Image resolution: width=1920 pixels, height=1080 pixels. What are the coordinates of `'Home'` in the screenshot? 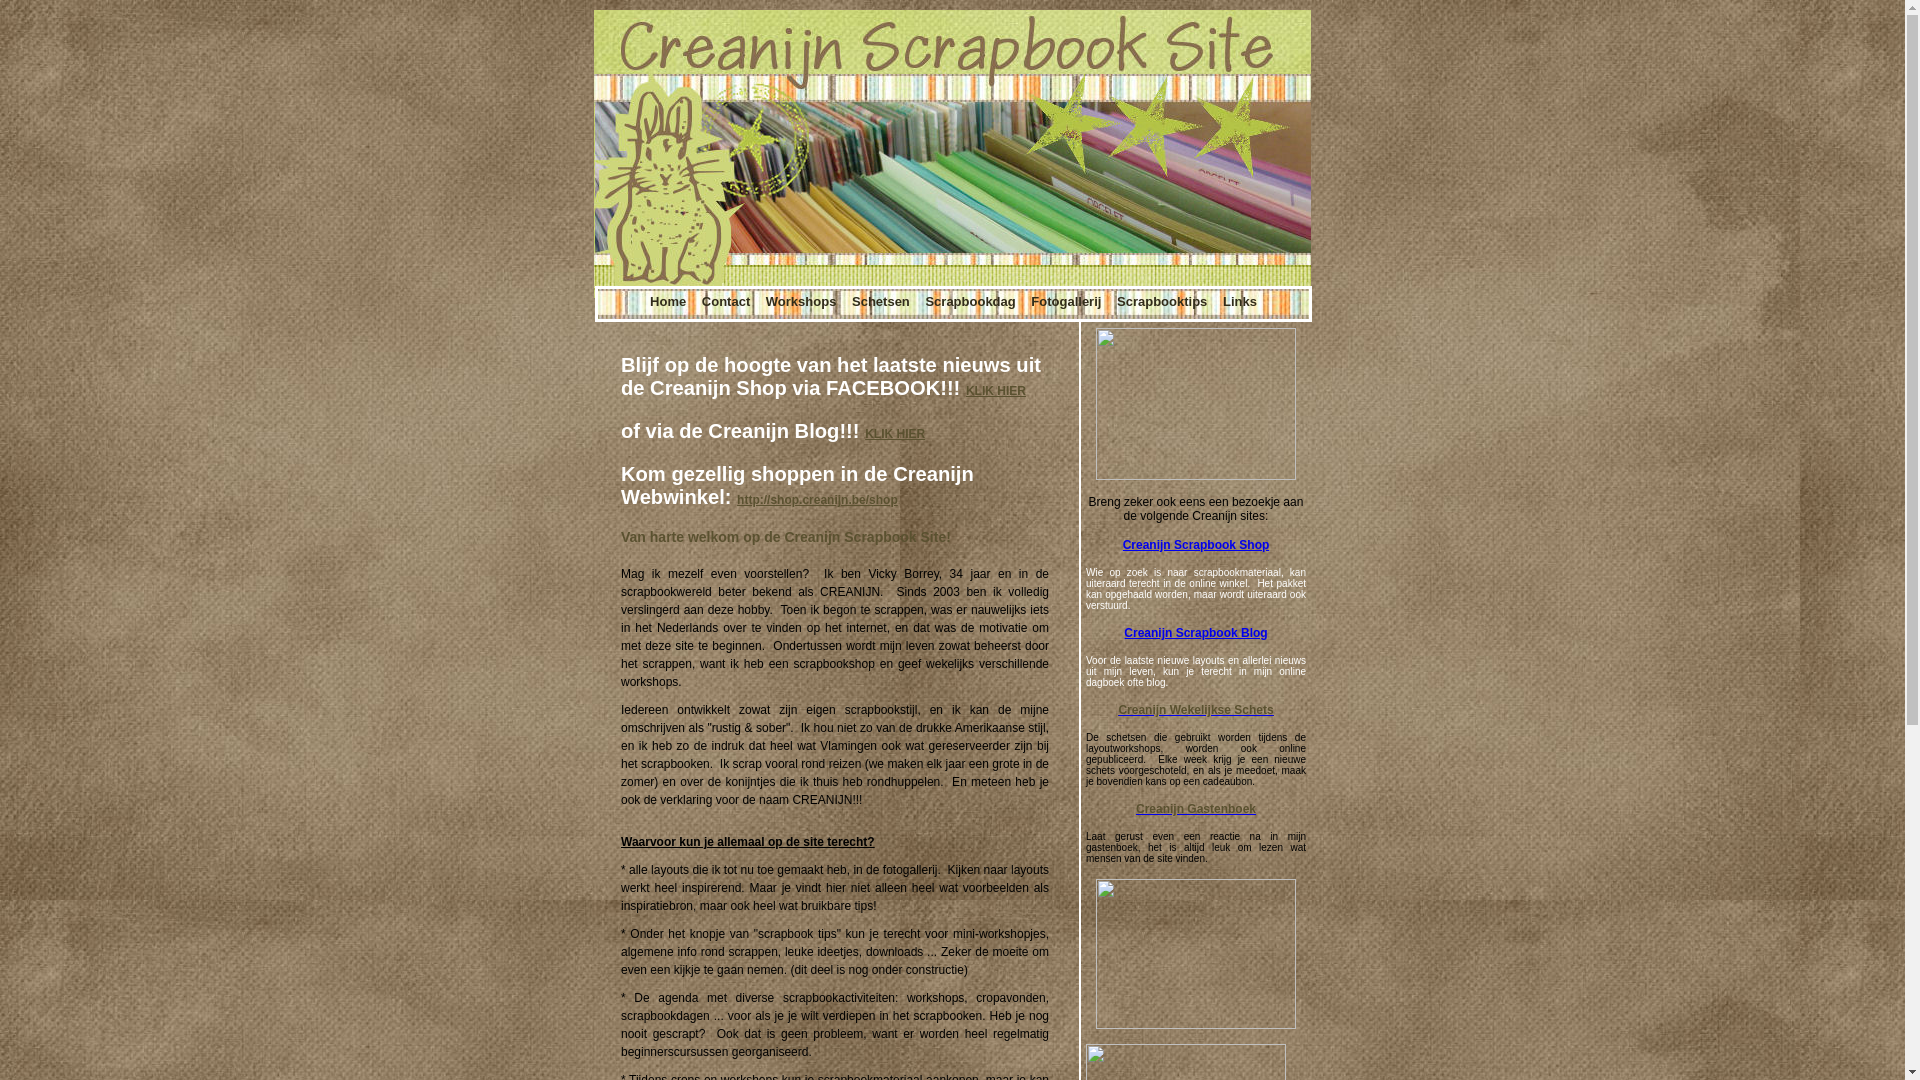 It's located at (670, 301).